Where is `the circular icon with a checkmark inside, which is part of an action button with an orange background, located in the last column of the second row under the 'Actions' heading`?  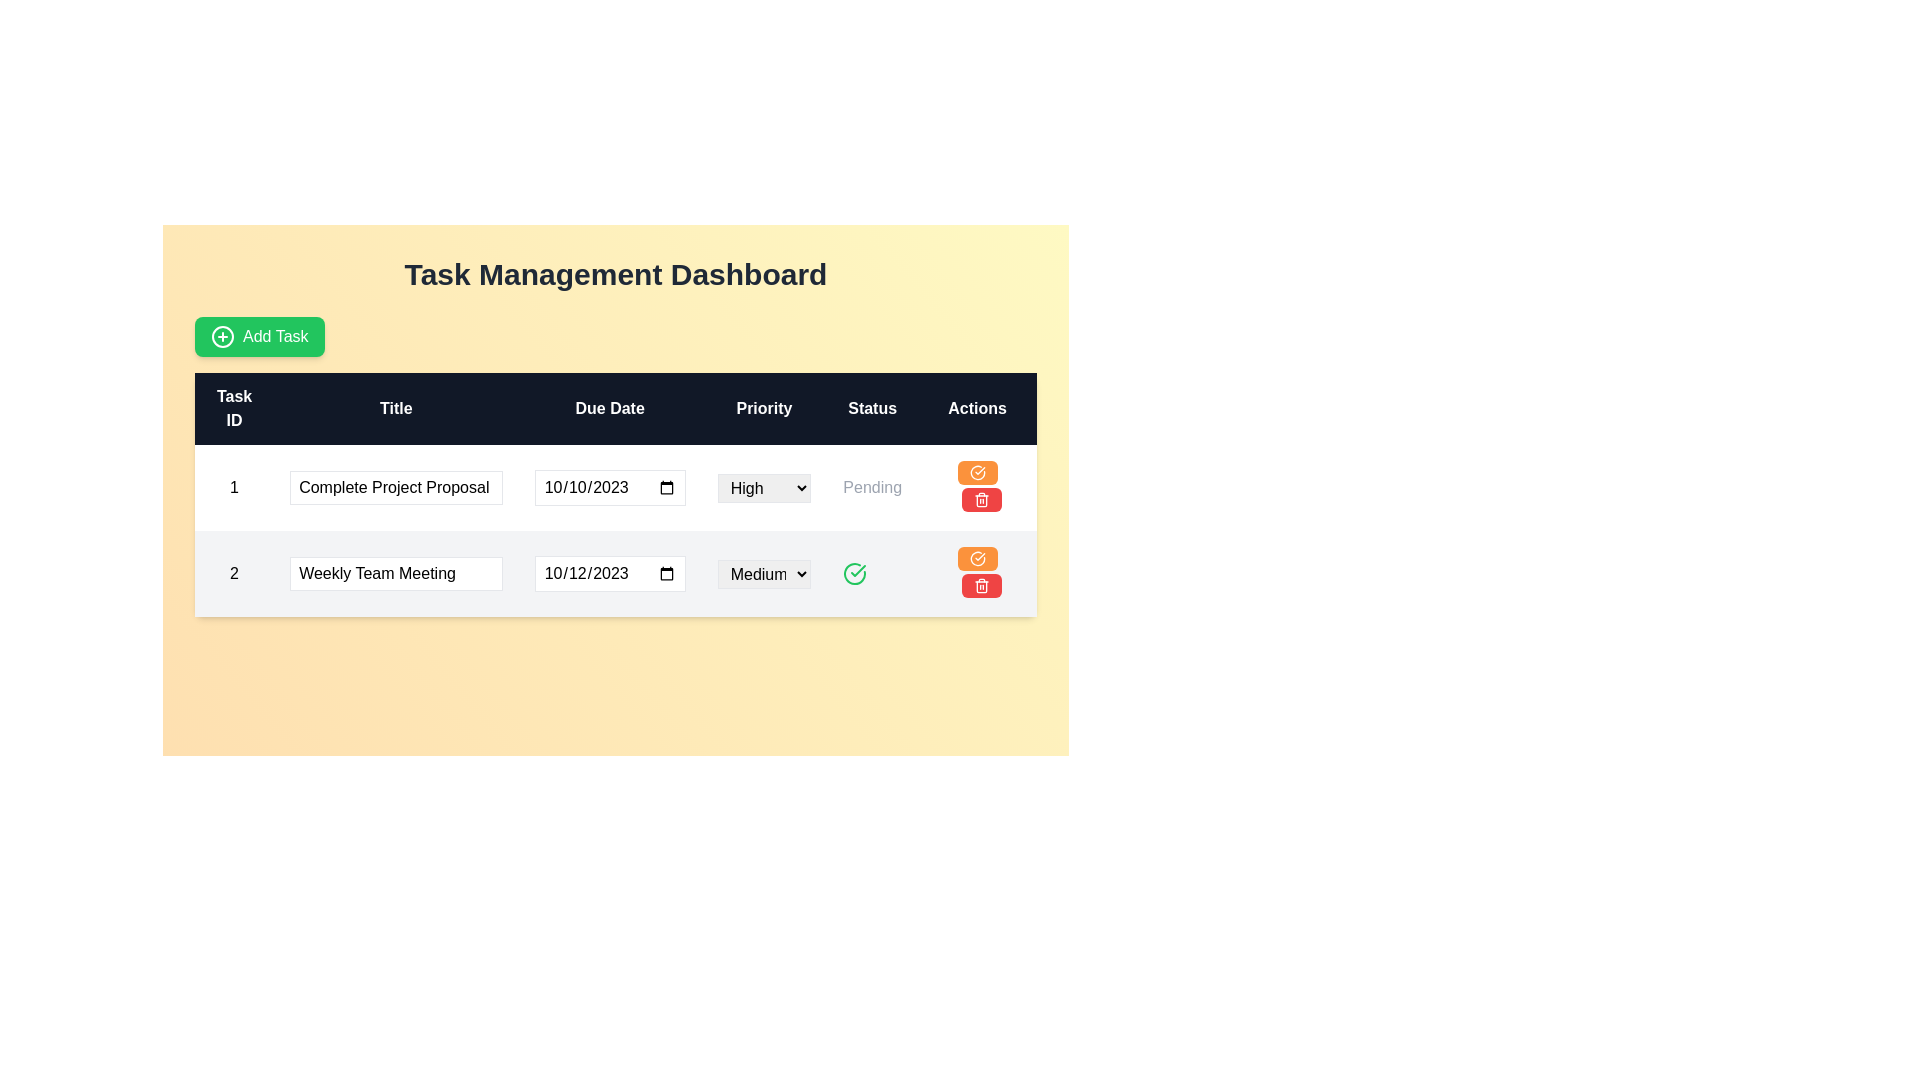 the circular icon with a checkmark inside, which is part of an action button with an orange background, located in the last column of the second row under the 'Actions' heading is located at coordinates (977, 473).